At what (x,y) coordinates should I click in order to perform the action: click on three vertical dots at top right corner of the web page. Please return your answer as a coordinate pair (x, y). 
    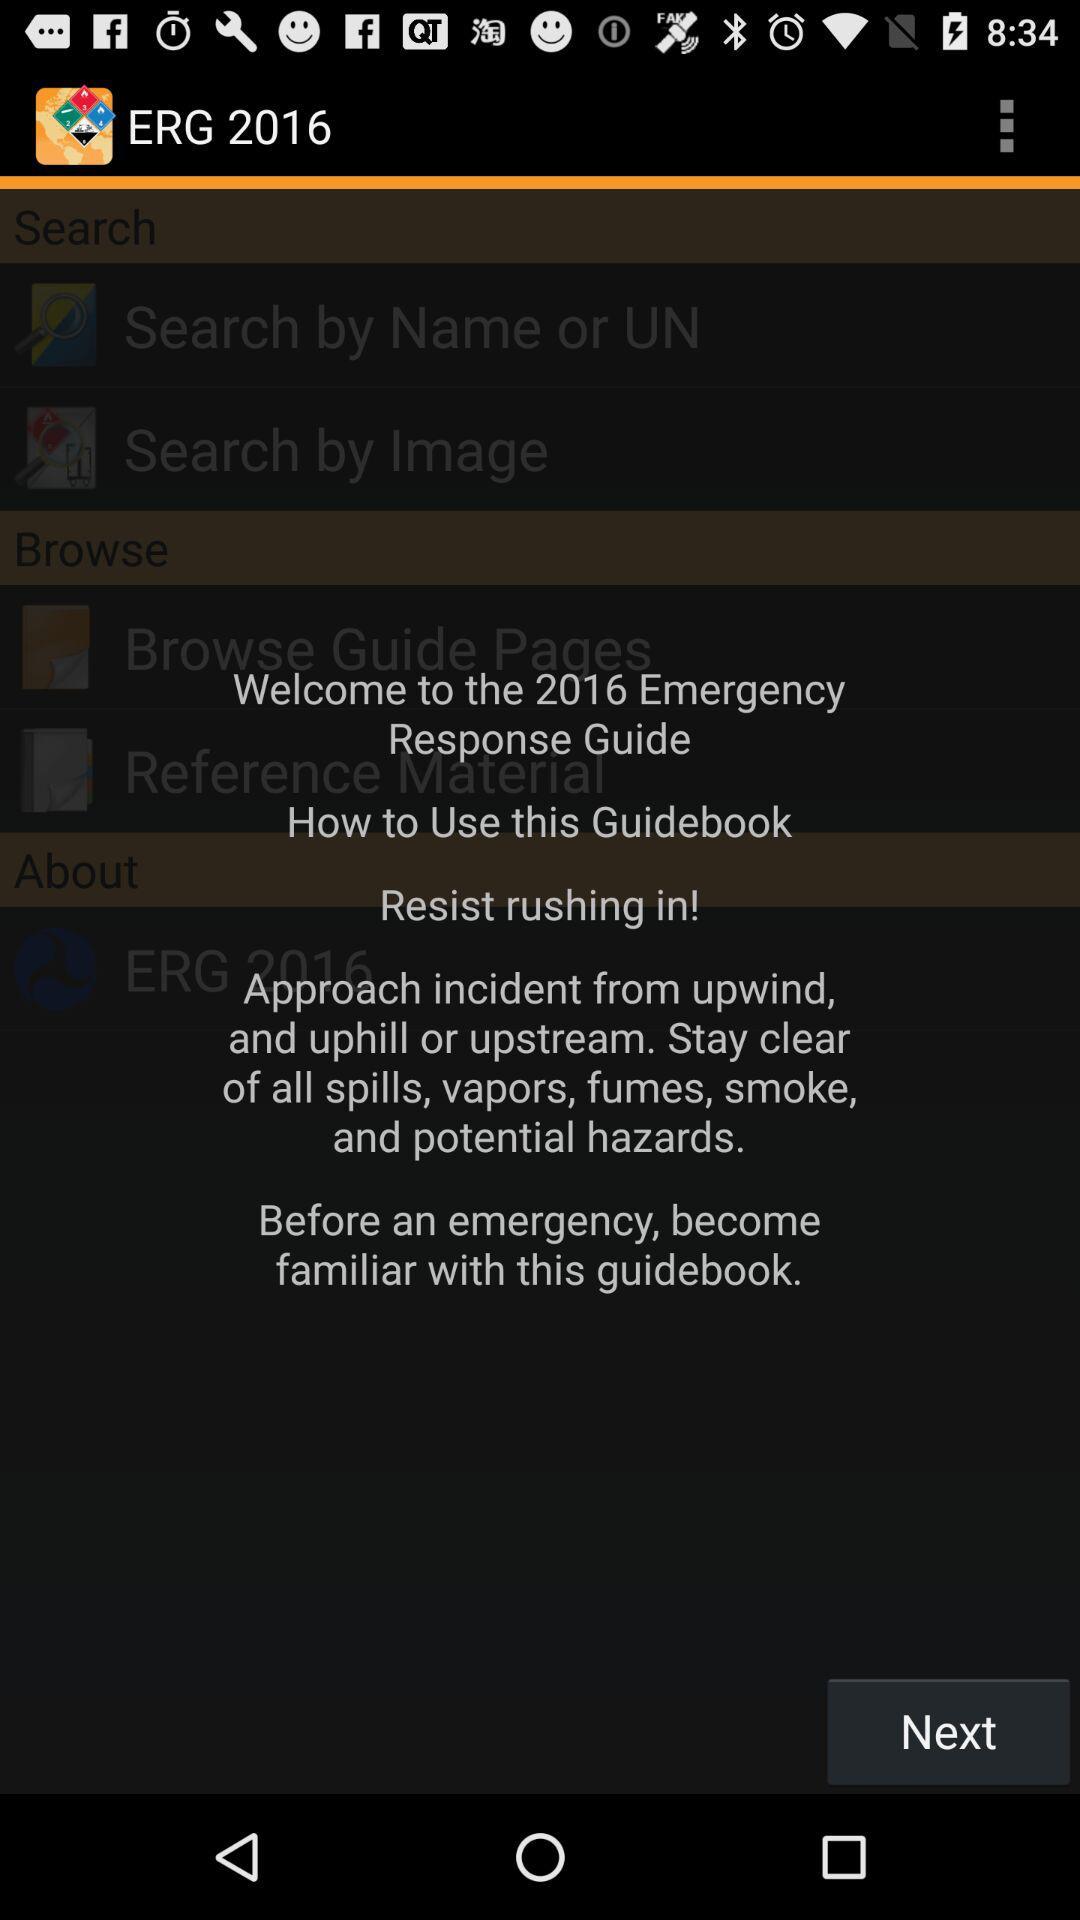
    Looking at the image, I should click on (1006, 124).